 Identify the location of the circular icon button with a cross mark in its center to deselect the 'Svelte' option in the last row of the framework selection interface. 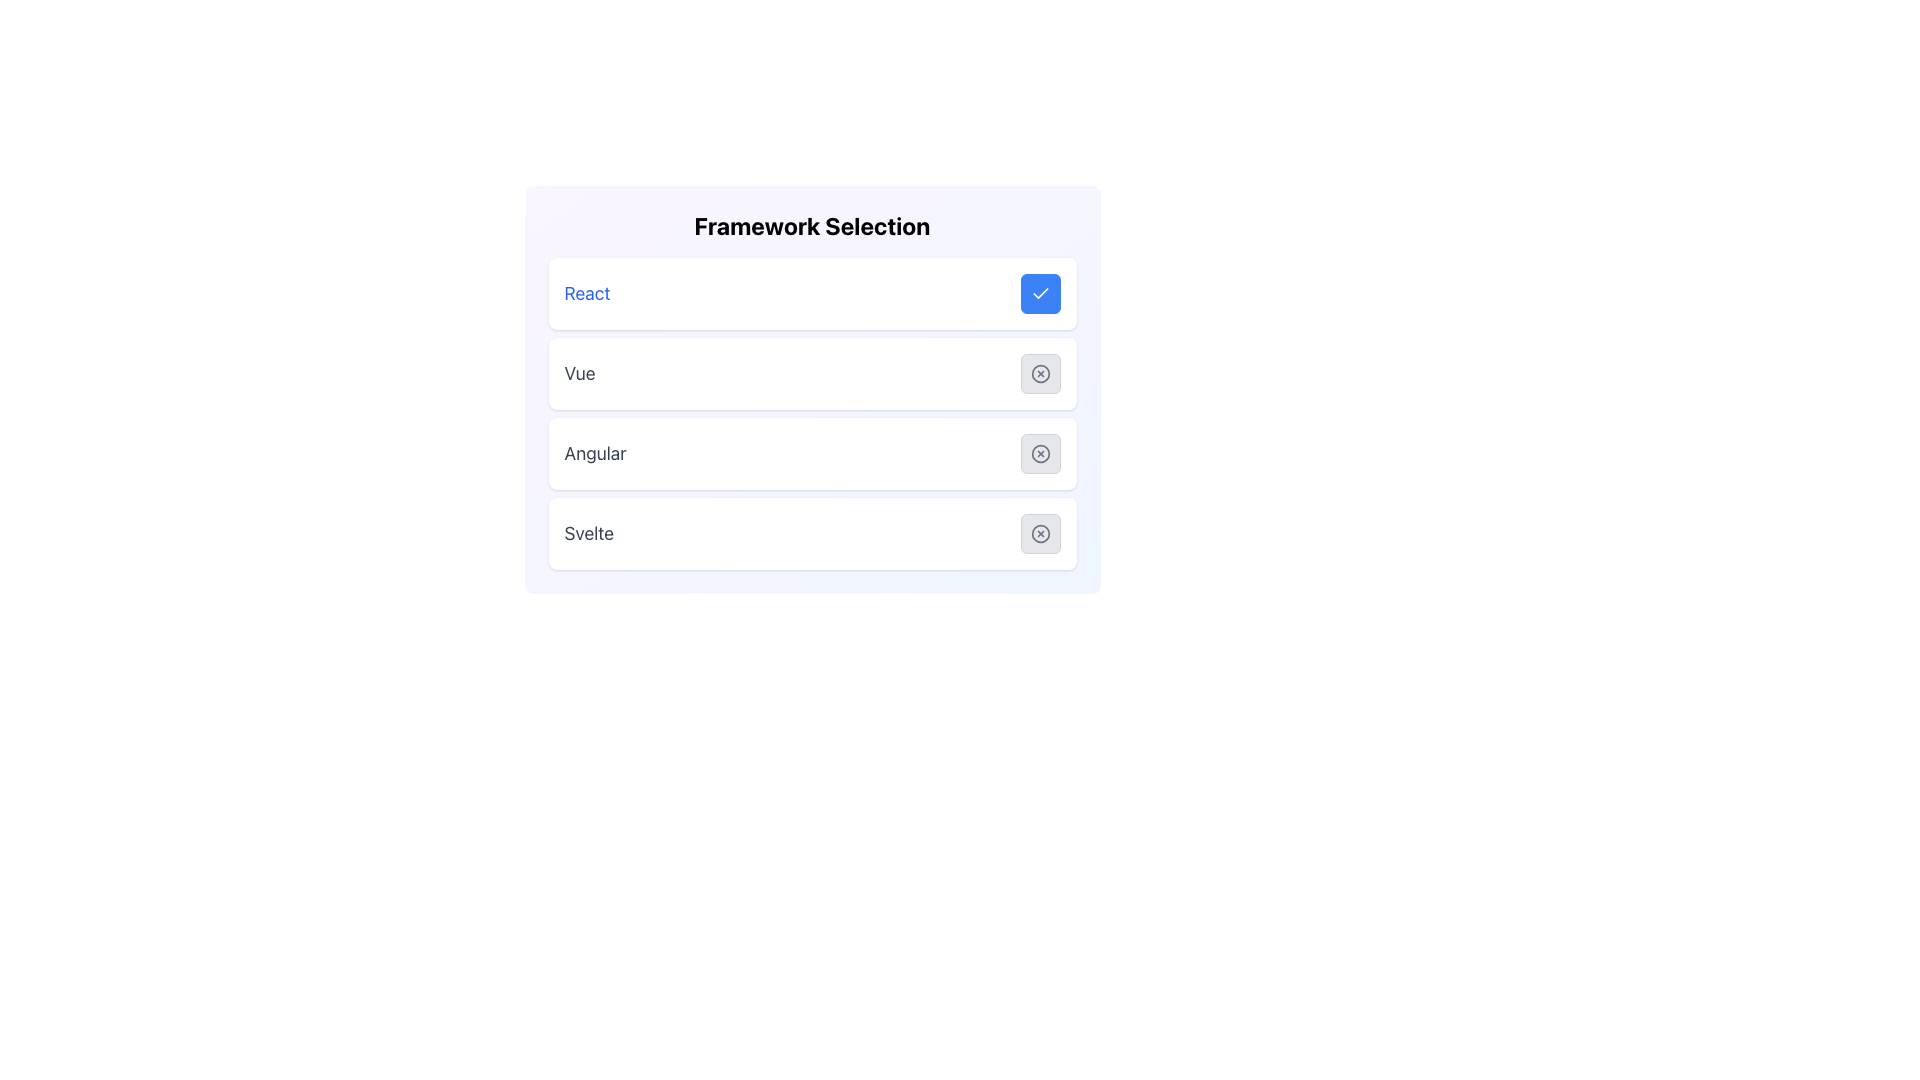
(1040, 532).